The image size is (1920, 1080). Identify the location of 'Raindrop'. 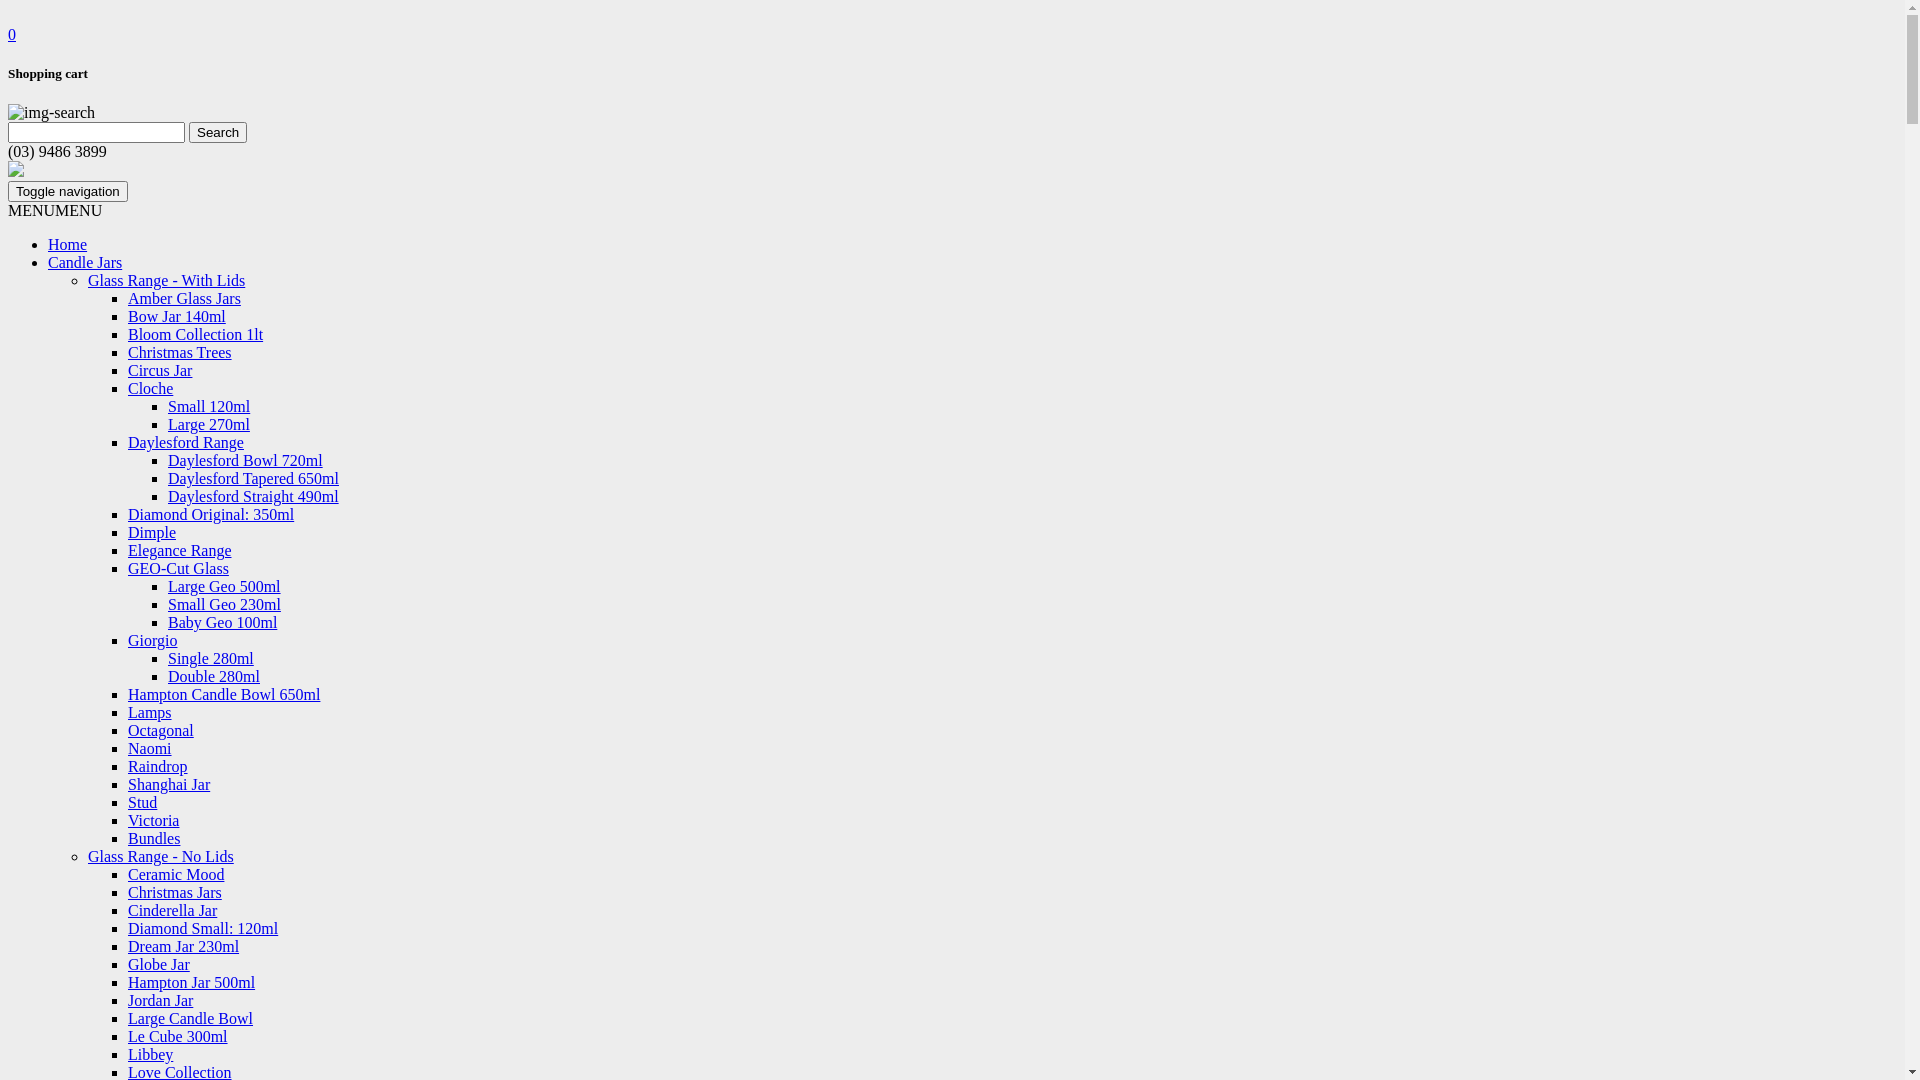
(157, 765).